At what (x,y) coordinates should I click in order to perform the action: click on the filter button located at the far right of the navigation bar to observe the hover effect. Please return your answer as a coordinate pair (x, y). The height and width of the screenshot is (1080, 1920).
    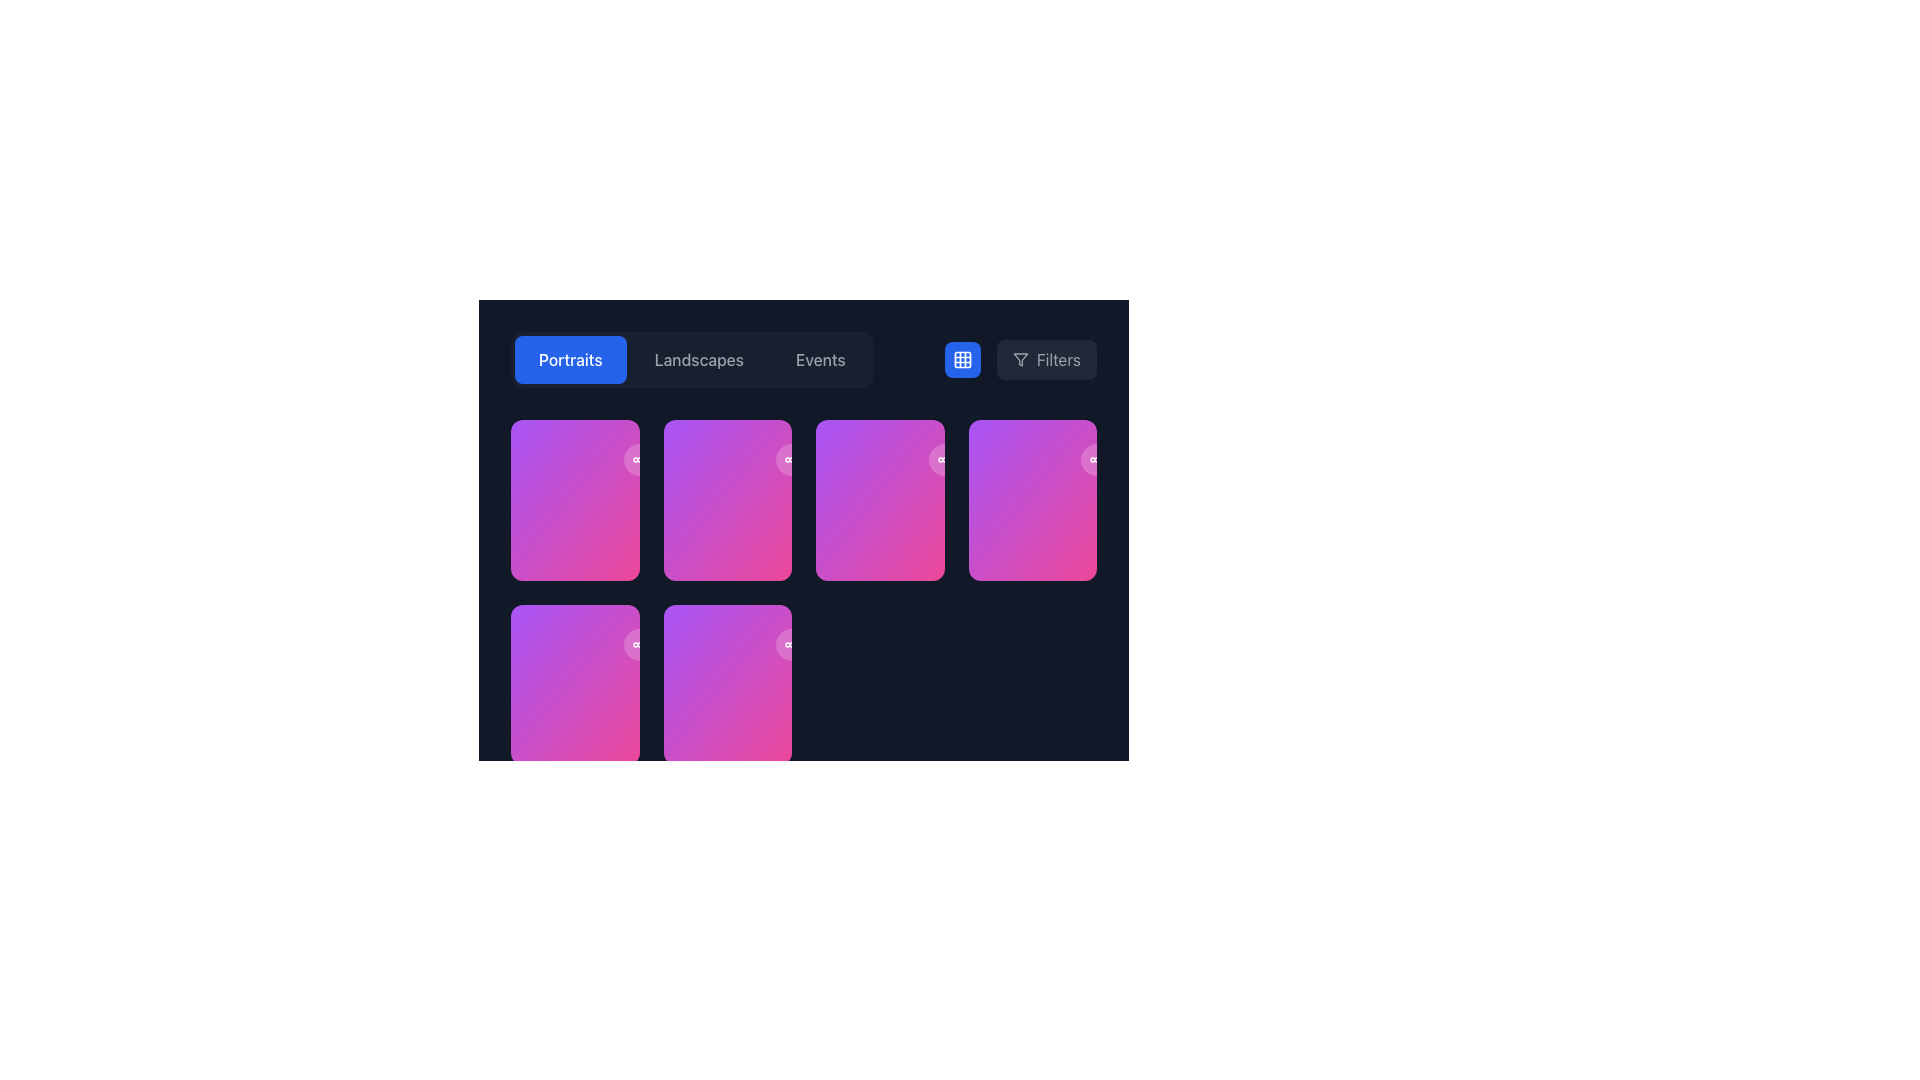
    Looking at the image, I should click on (1020, 358).